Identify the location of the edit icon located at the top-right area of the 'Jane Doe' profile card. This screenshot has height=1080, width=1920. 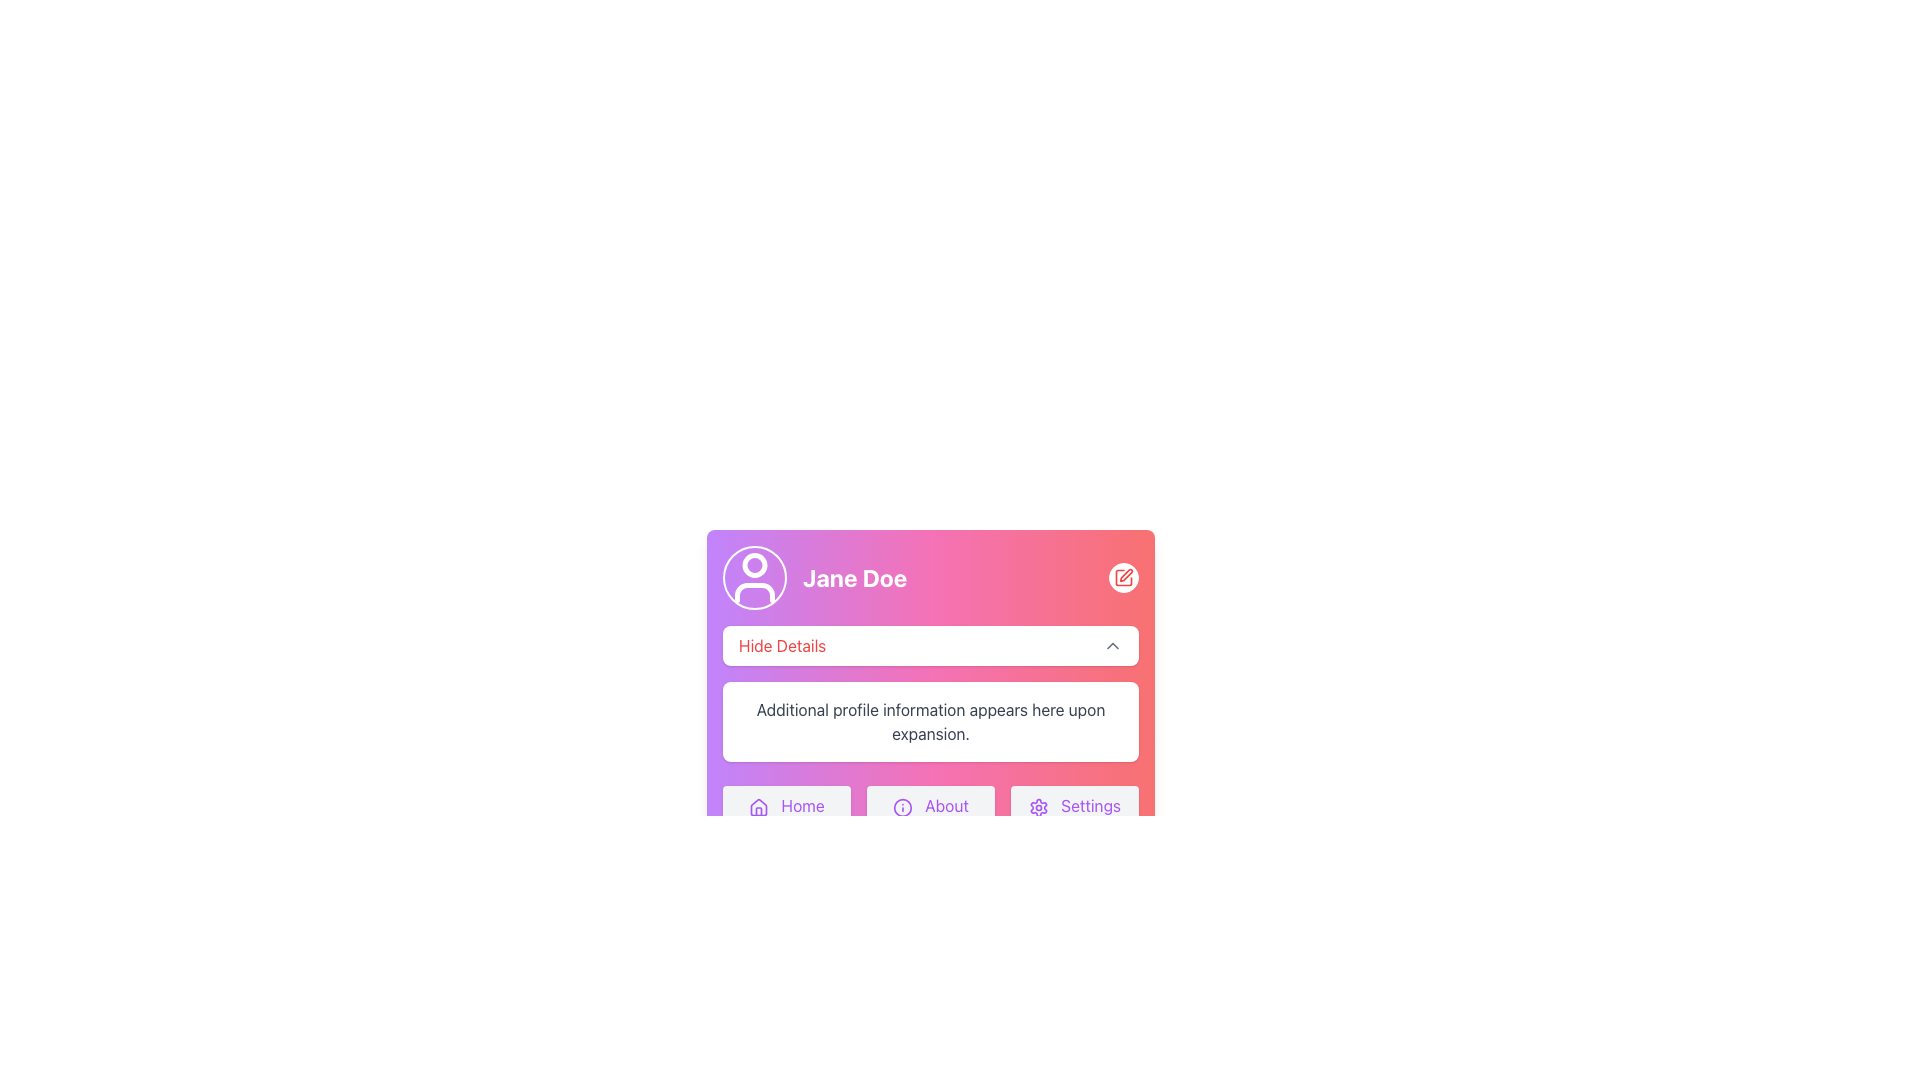
(1126, 575).